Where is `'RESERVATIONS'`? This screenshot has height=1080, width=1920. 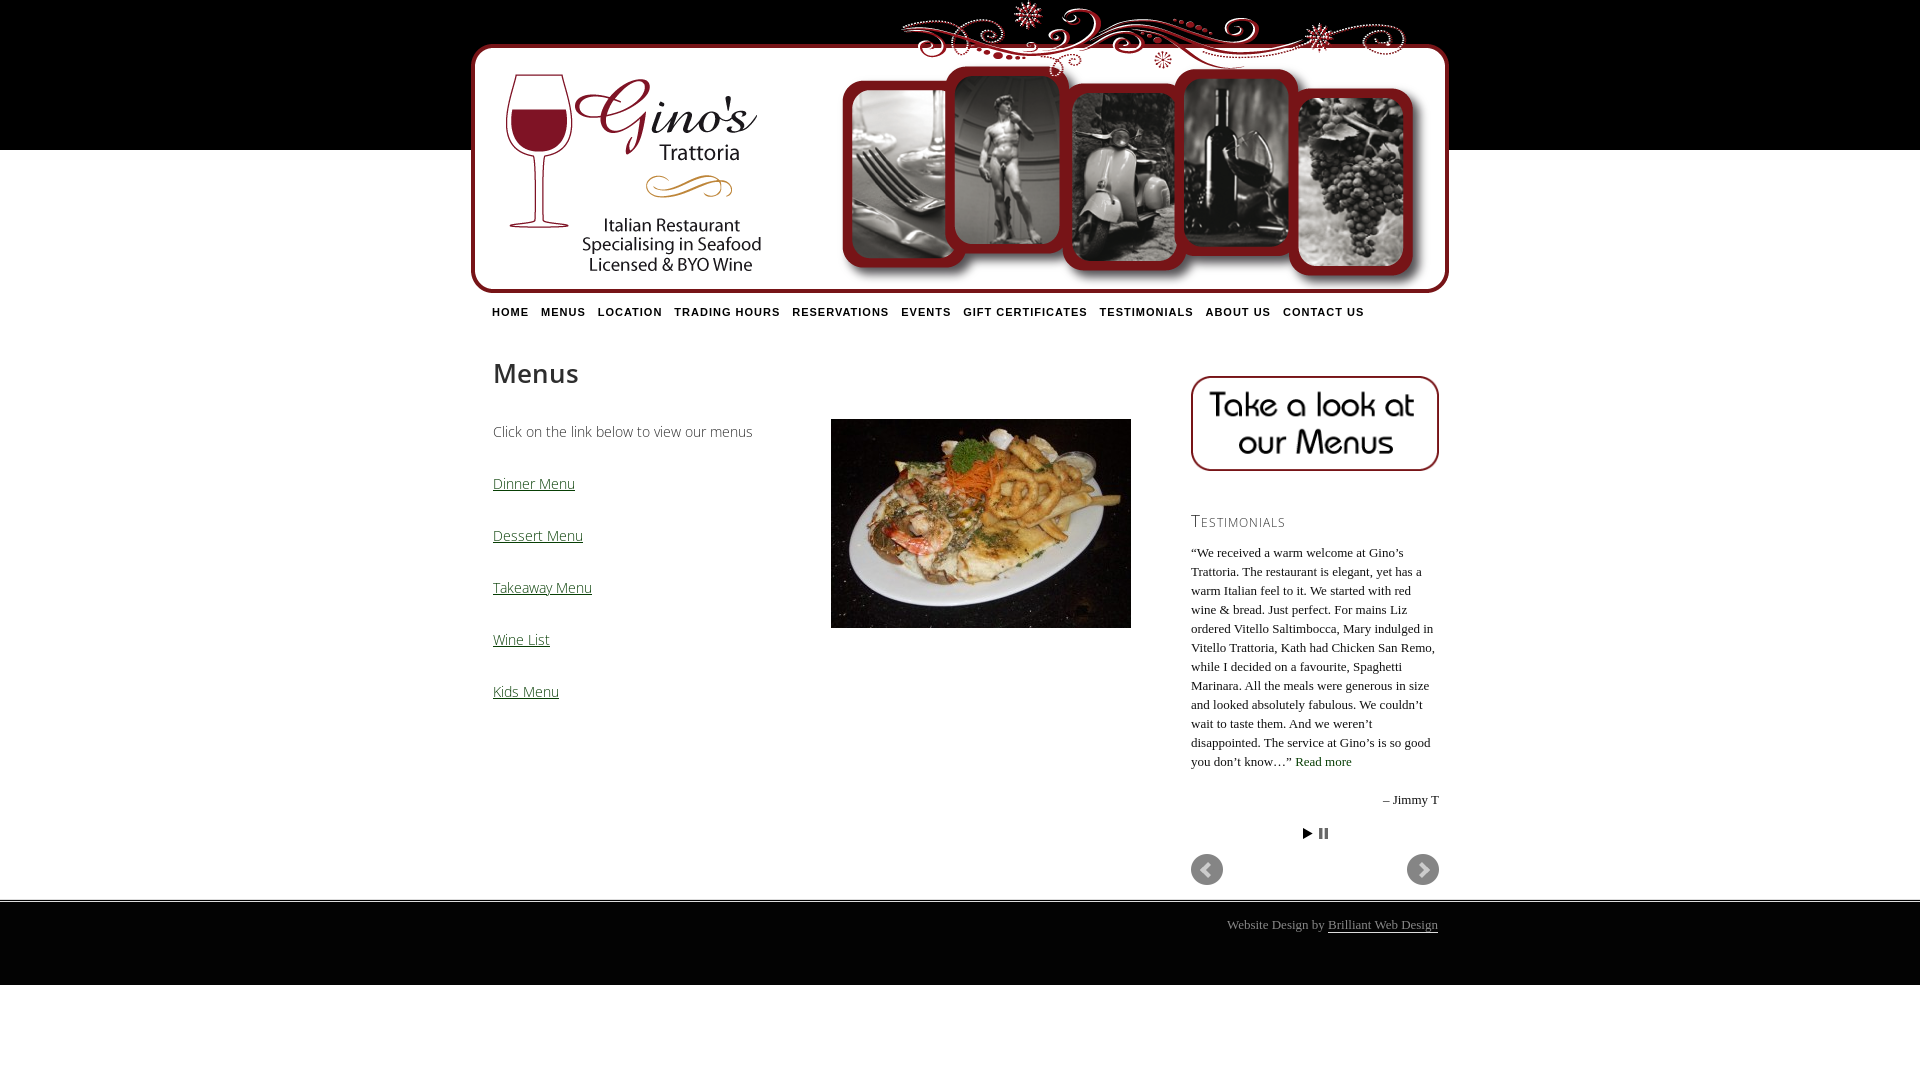
'RESERVATIONS' is located at coordinates (840, 312).